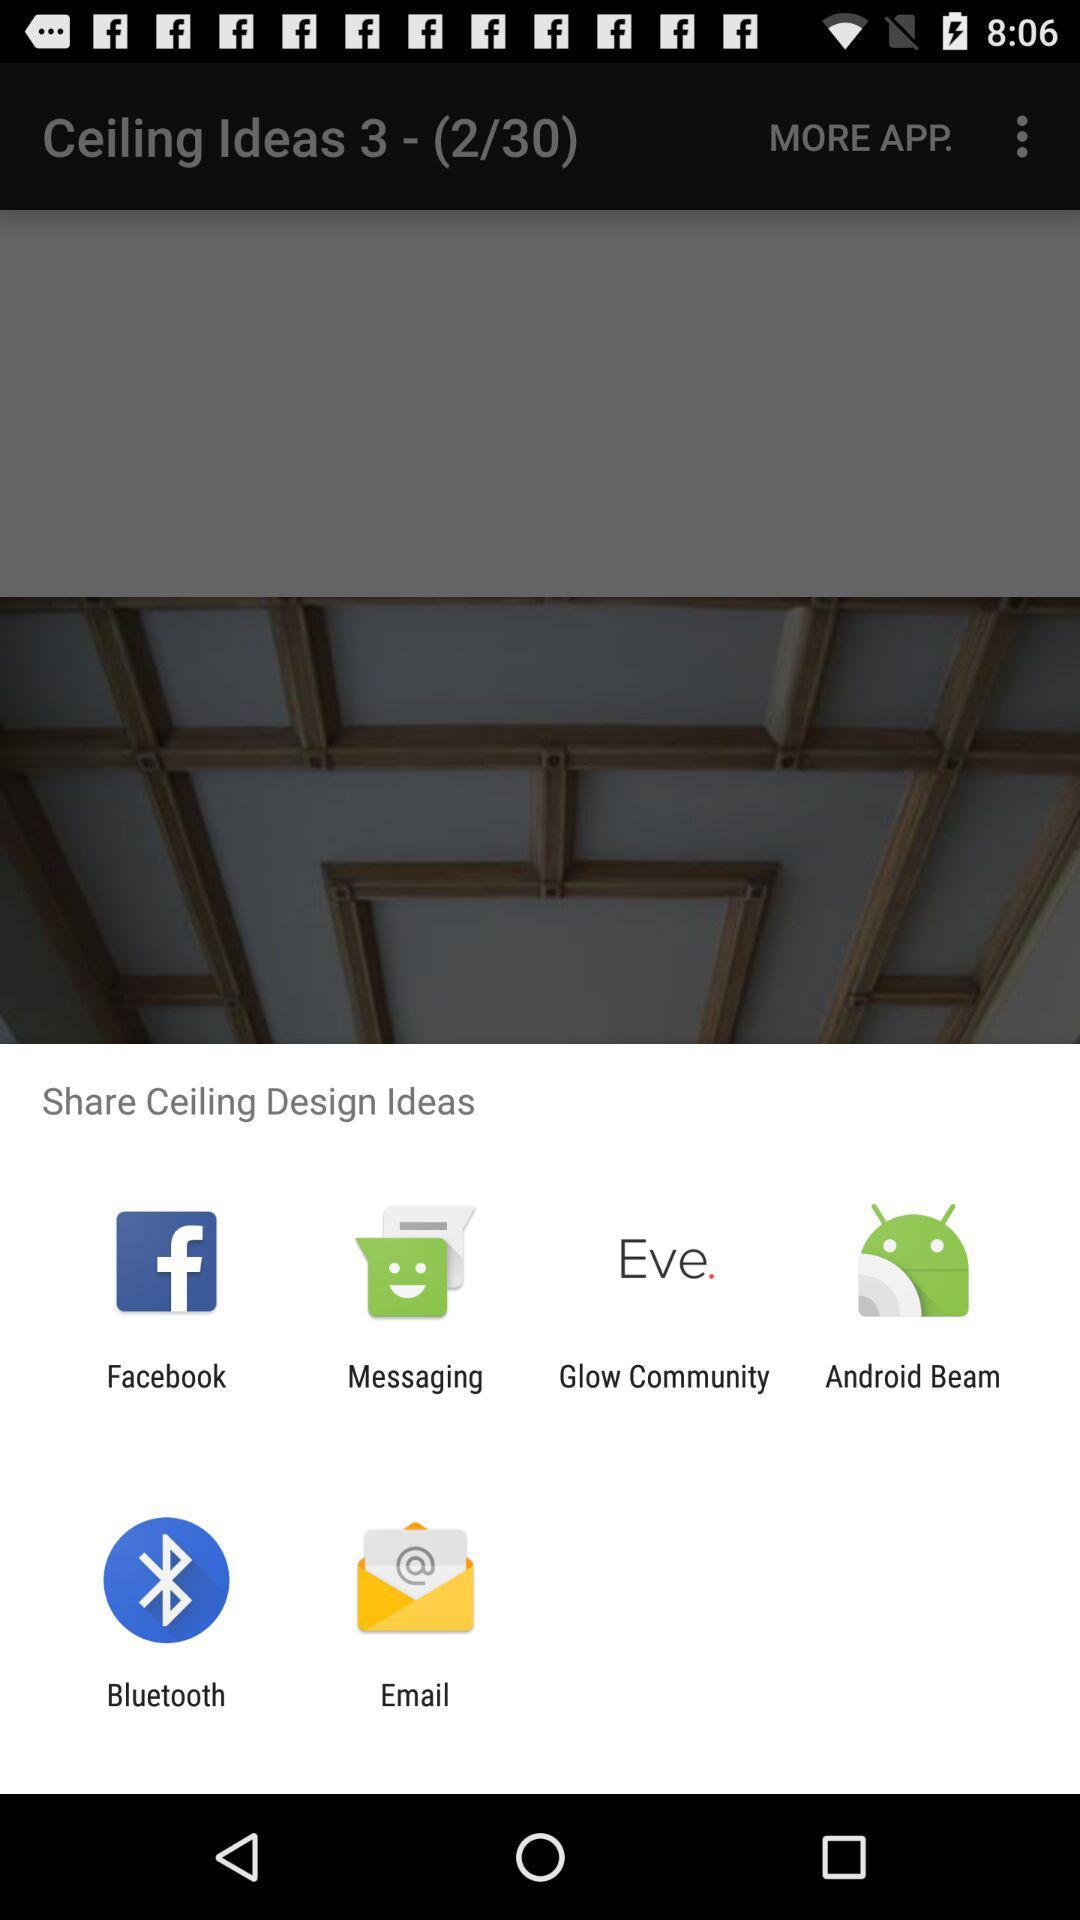 The height and width of the screenshot is (1920, 1080). What do you see at coordinates (165, 1711) in the screenshot?
I see `app to the left of the email` at bounding box center [165, 1711].